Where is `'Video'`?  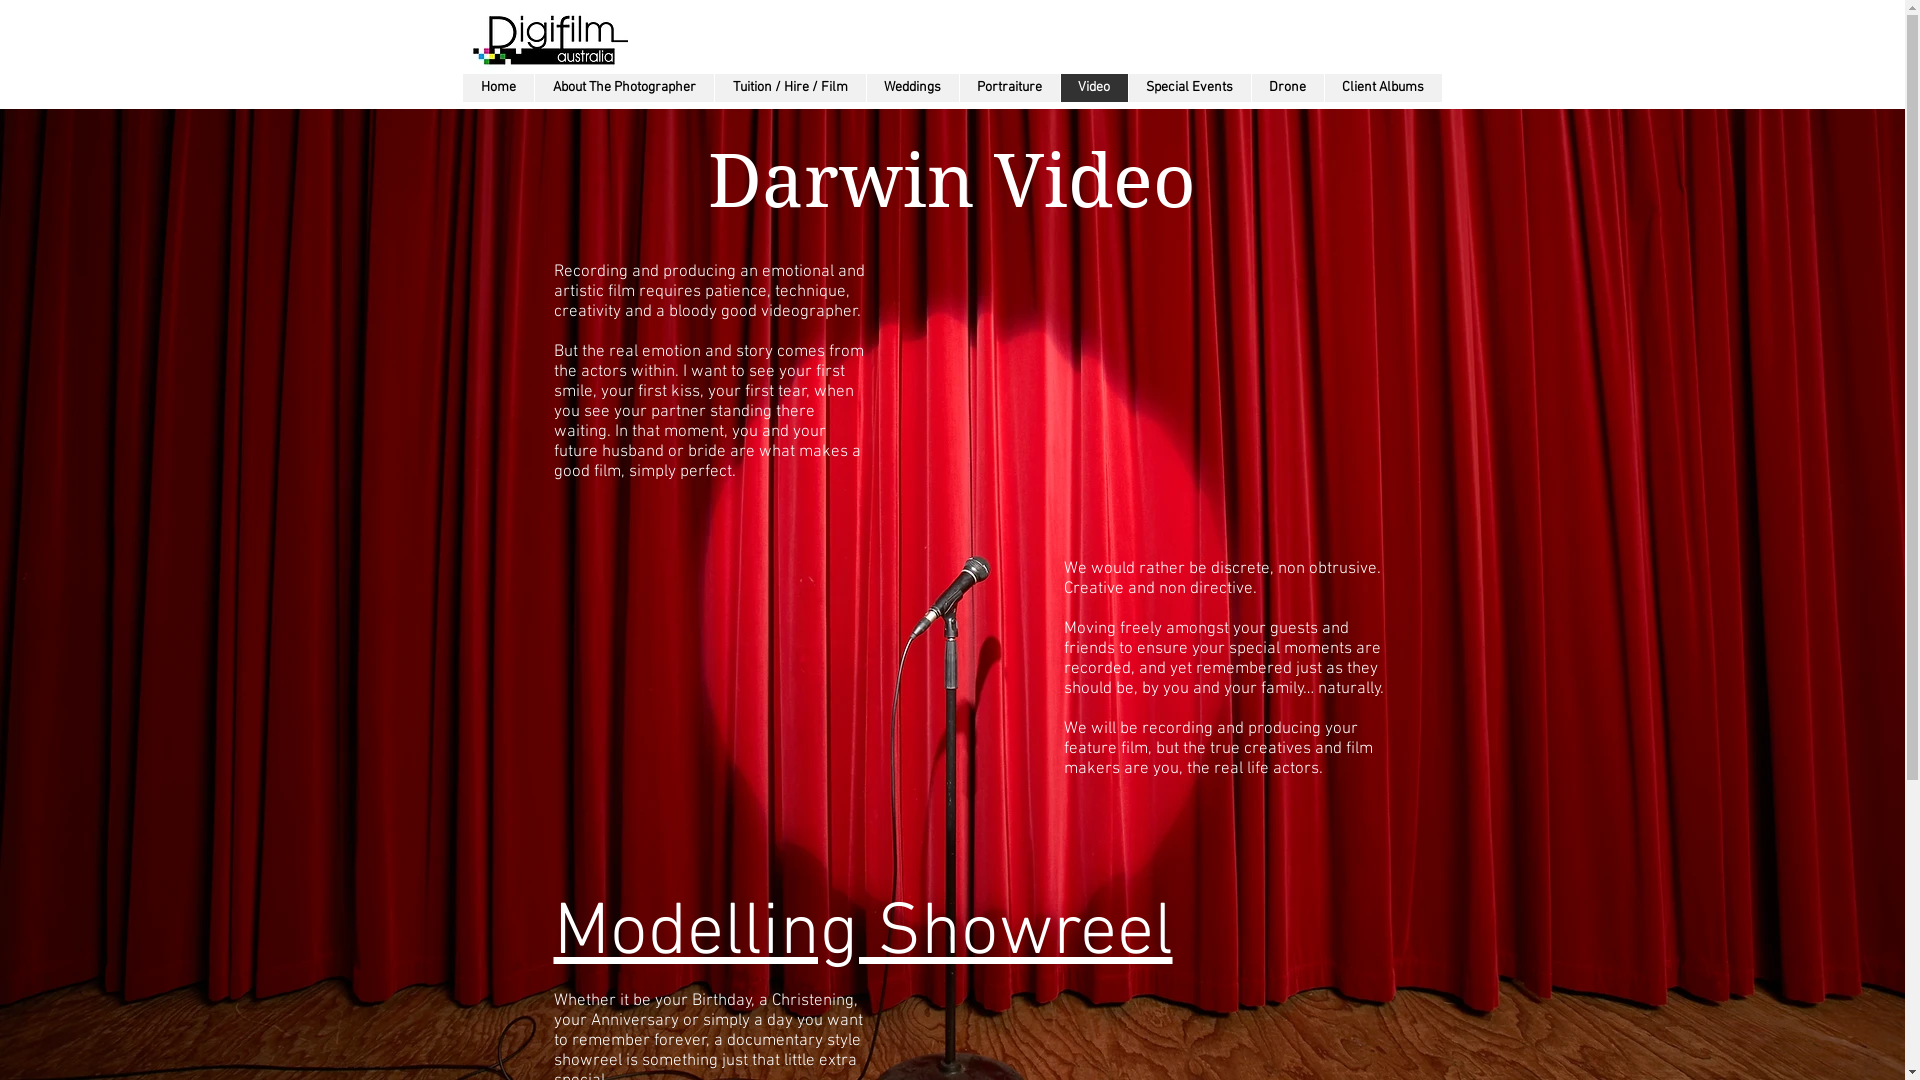 'Video' is located at coordinates (1093, 87).